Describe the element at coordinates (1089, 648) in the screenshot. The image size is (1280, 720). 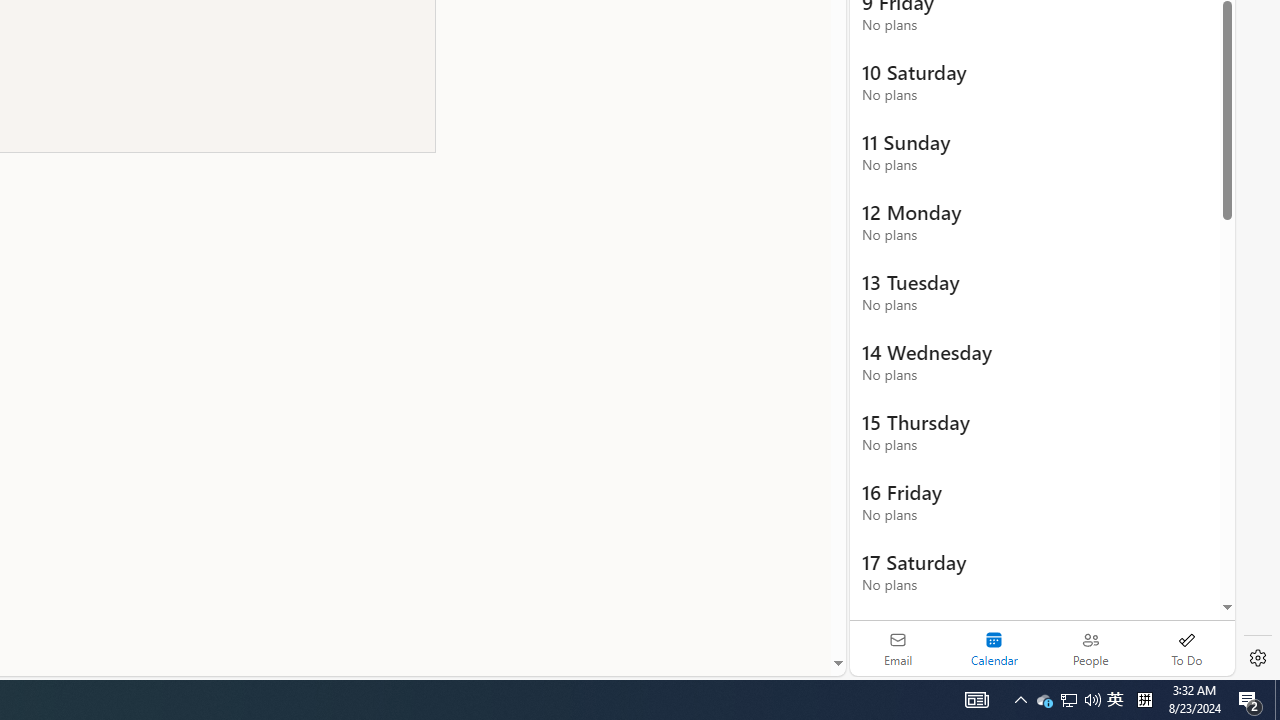
I see `'People'` at that location.